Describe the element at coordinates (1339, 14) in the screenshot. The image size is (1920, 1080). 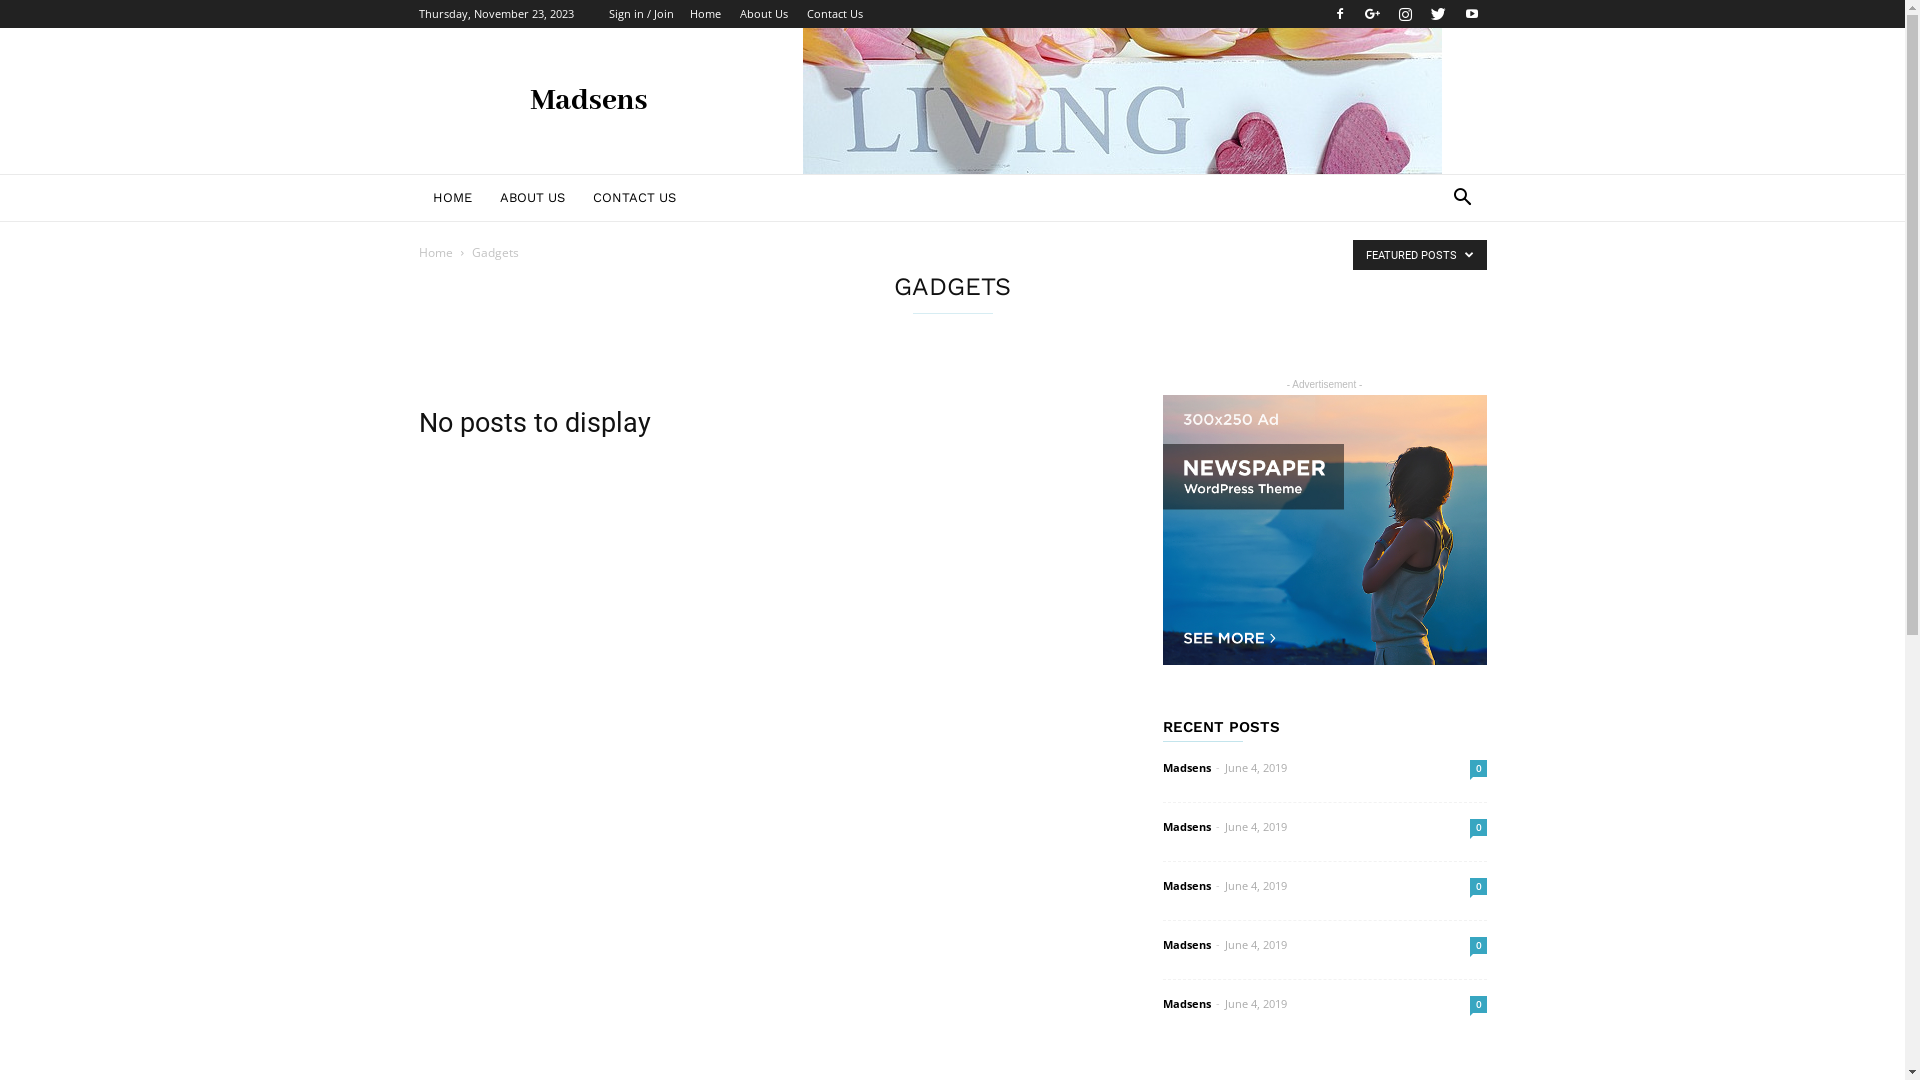
I see `'Facebook'` at that location.